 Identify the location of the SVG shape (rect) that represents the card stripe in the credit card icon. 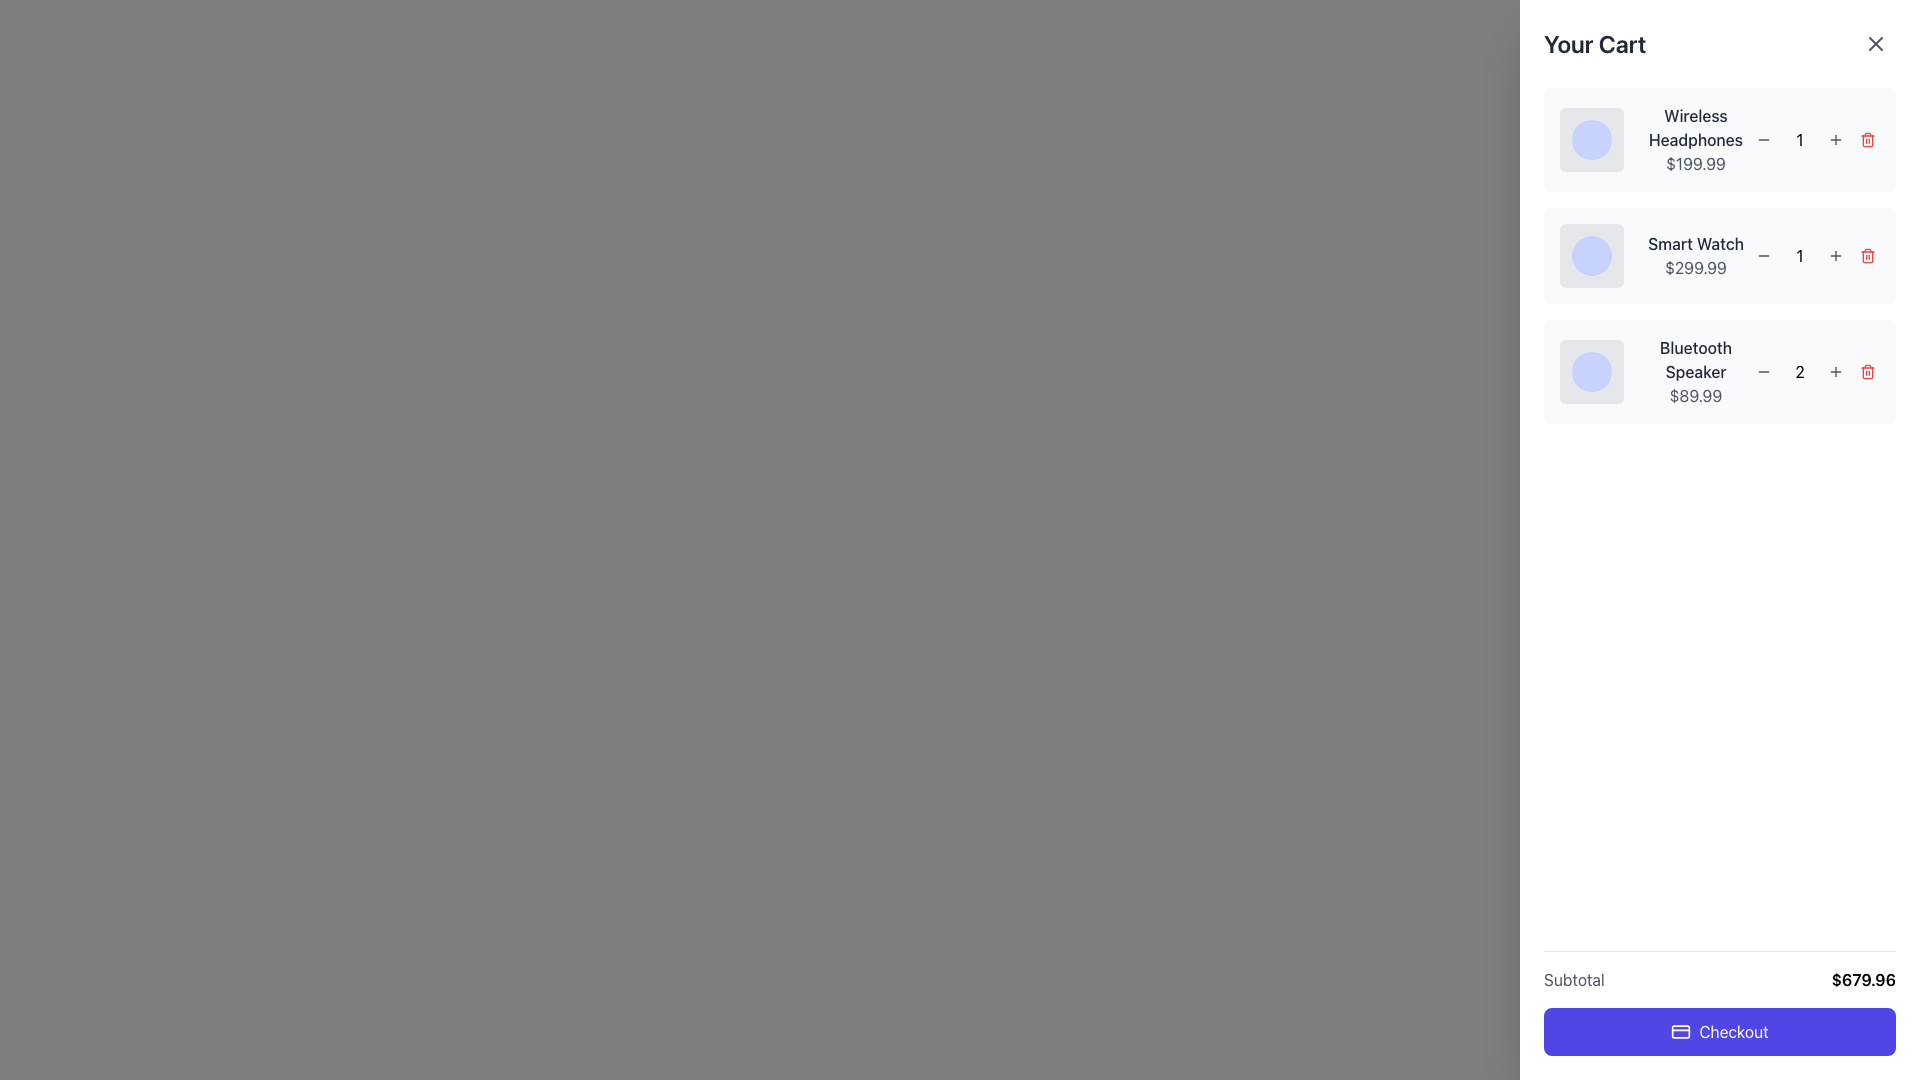
(1680, 1032).